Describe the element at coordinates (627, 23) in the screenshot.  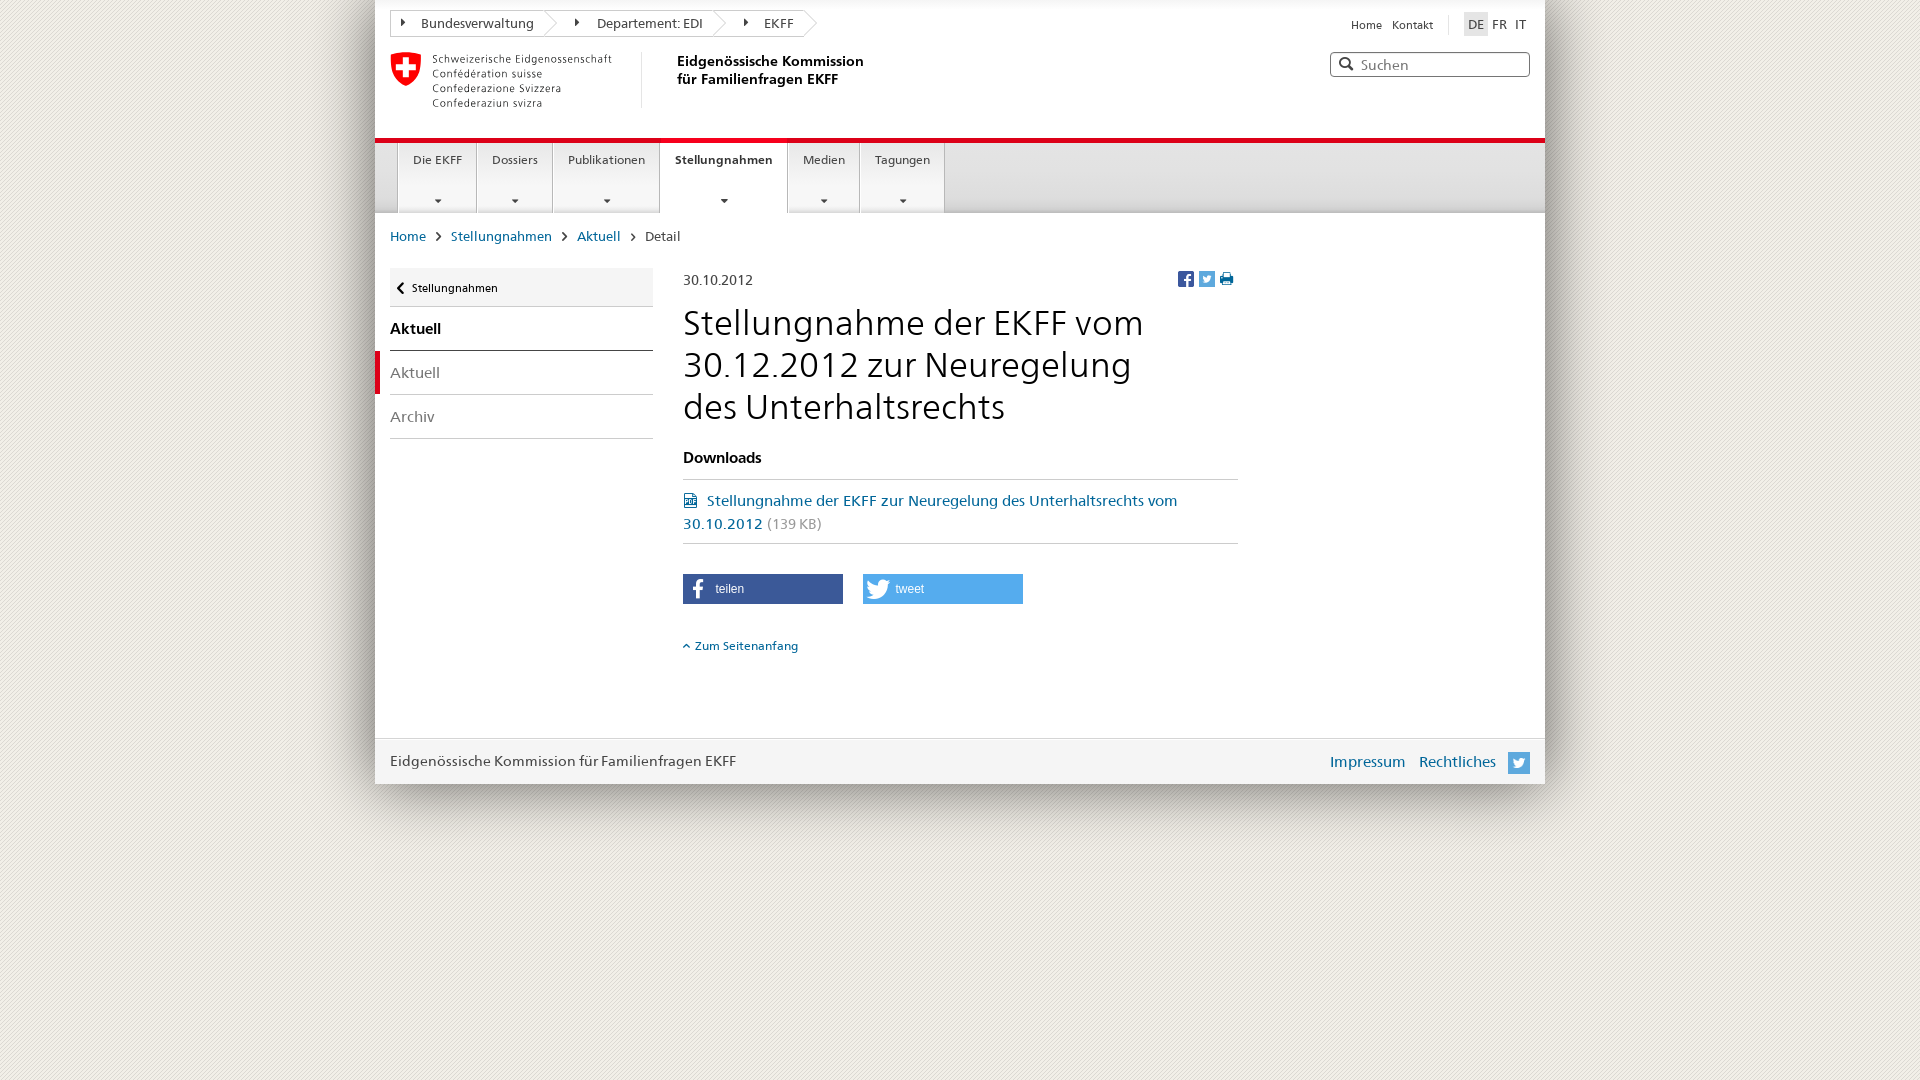
I see `'Departement: EDI'` at that location.